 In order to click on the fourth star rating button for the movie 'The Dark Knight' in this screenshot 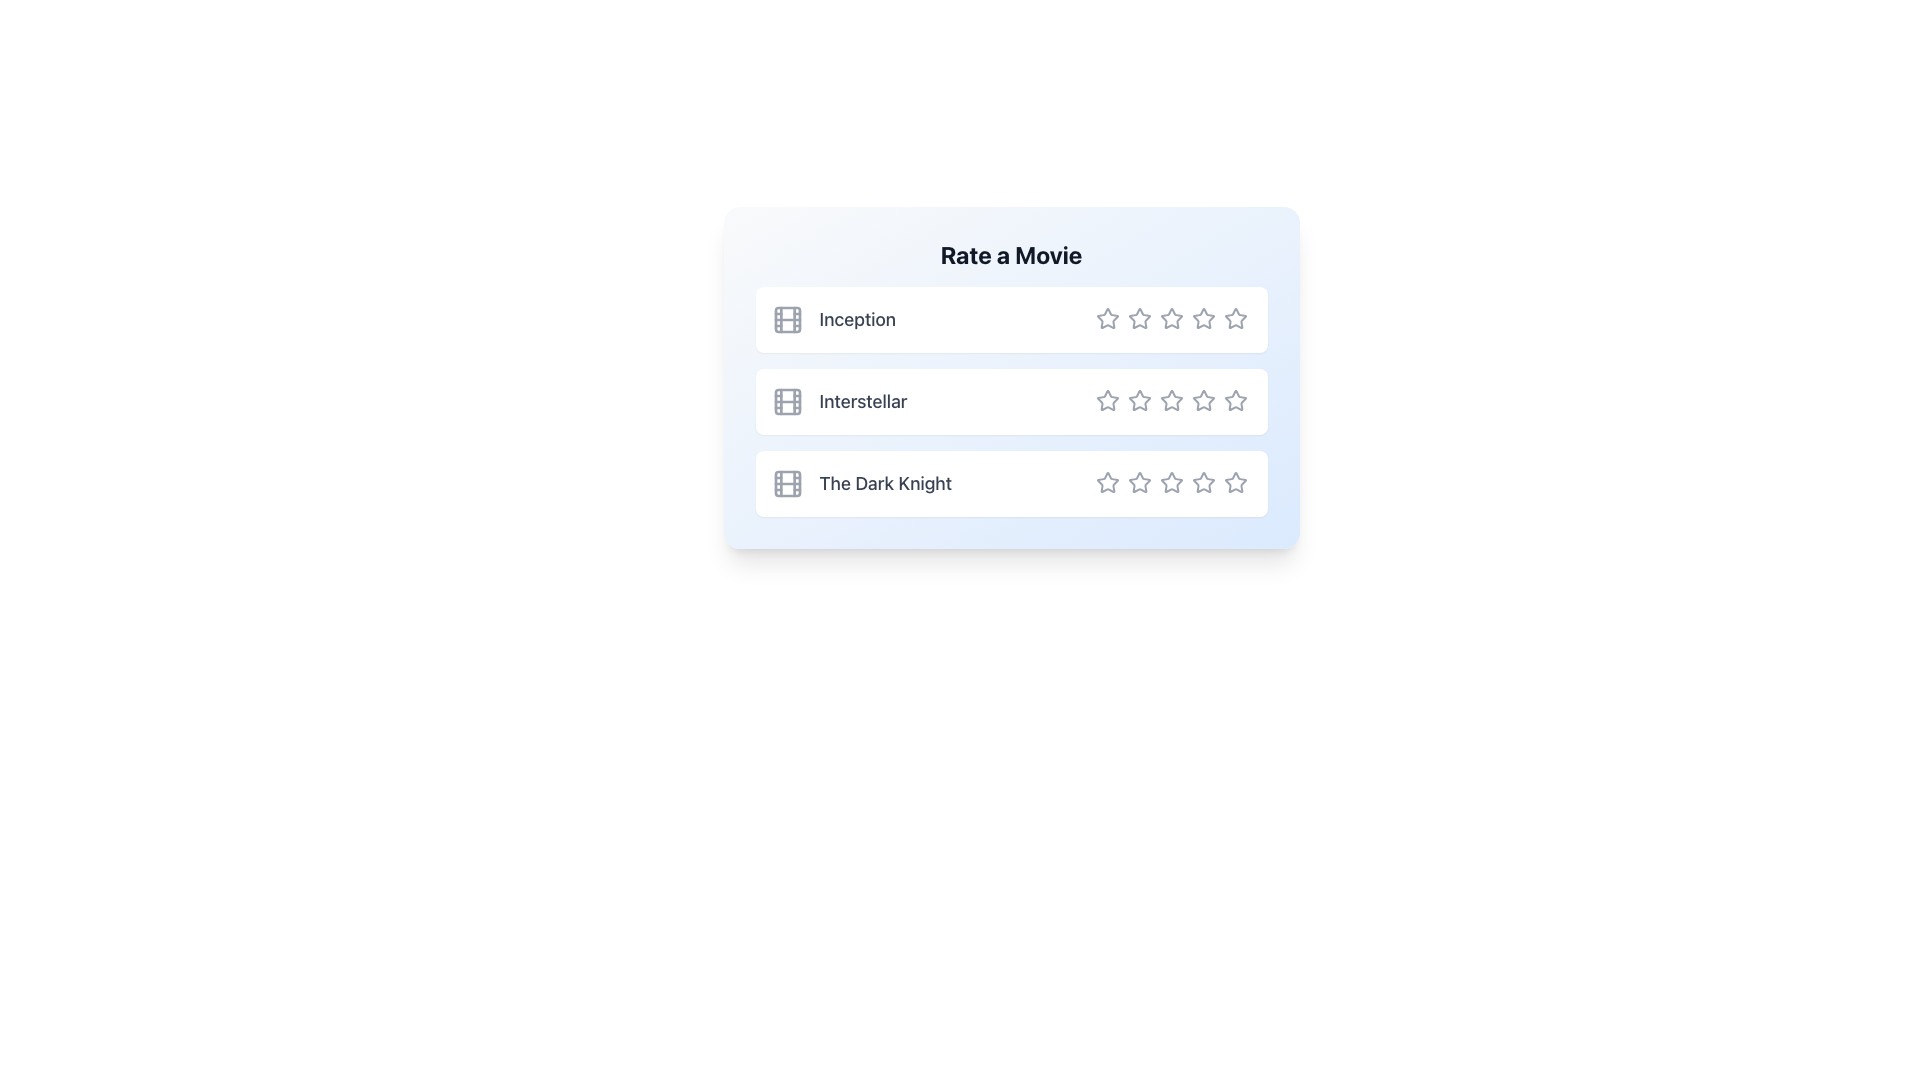, I will do `click(1202, 482)`.